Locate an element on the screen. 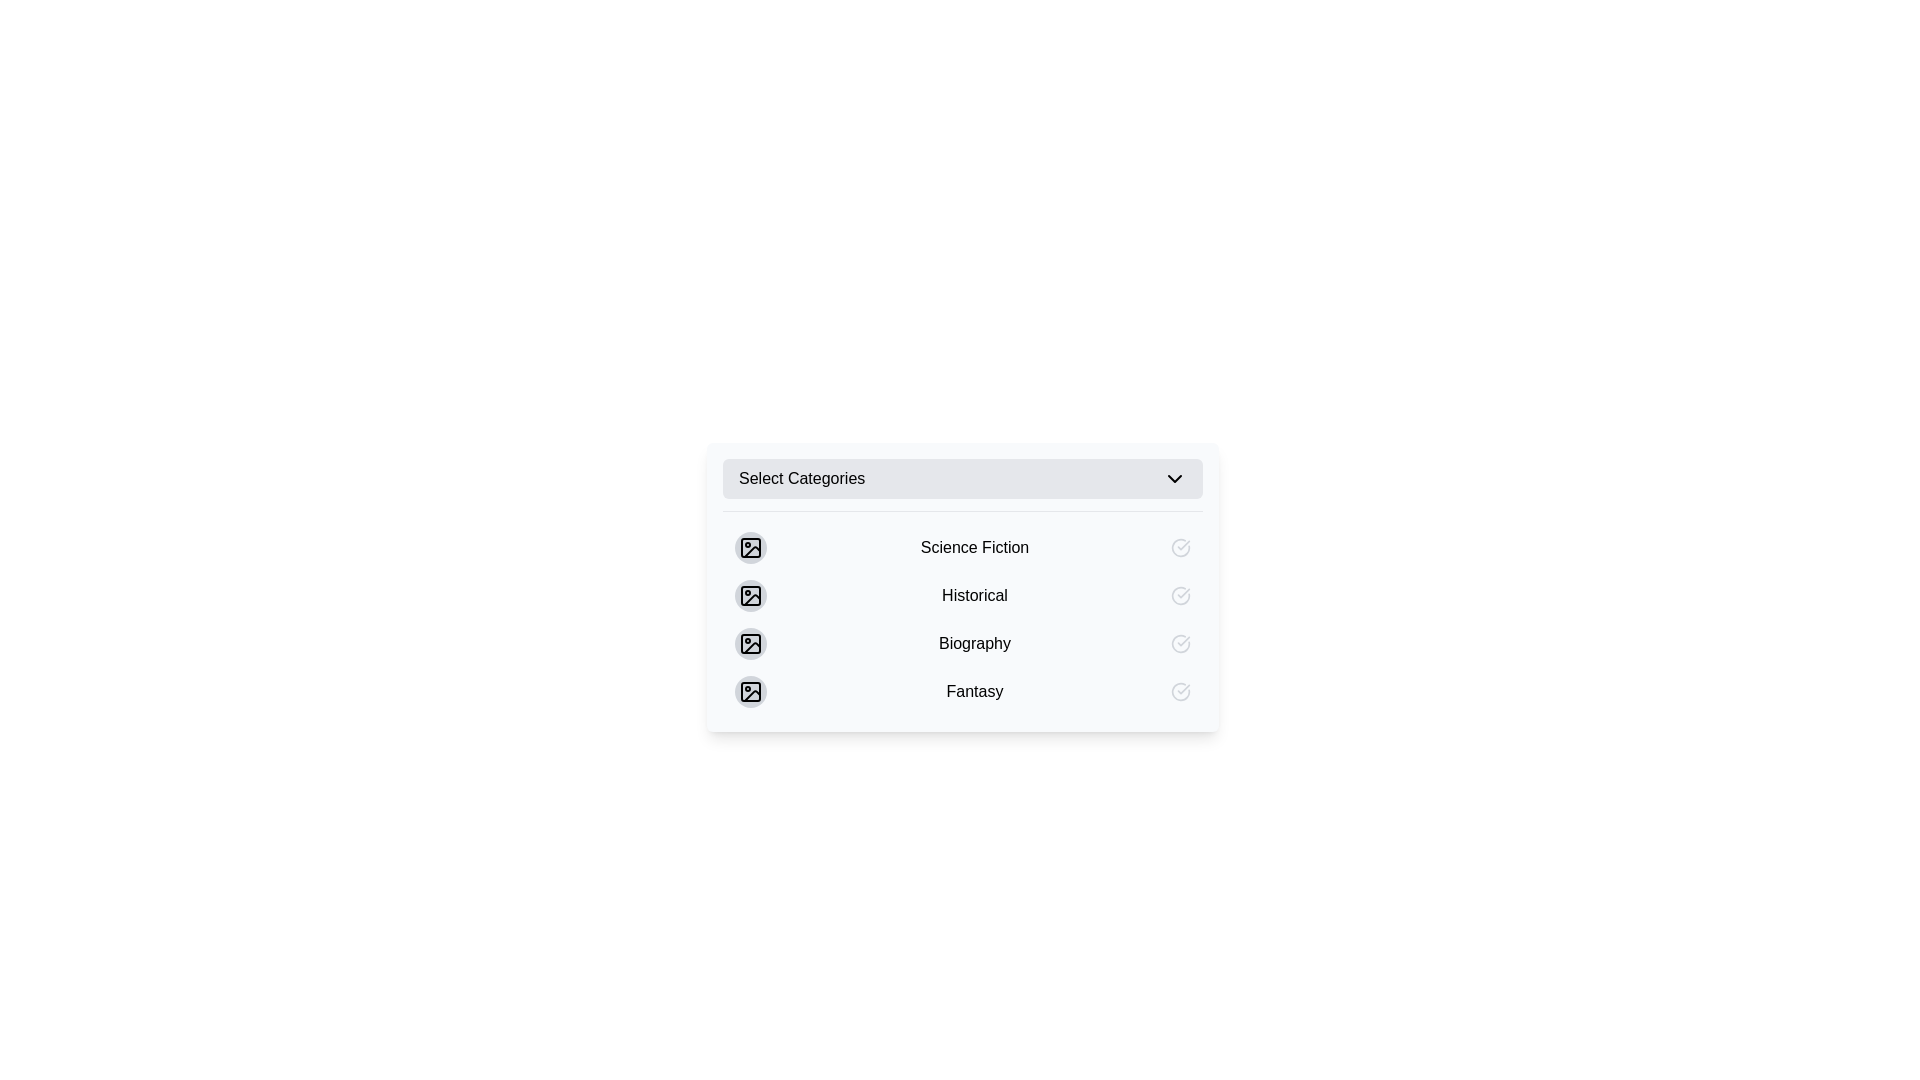  the Chevron Icon located to the far right of the 'Select Categories' button is located at coordinates (1175, 478).